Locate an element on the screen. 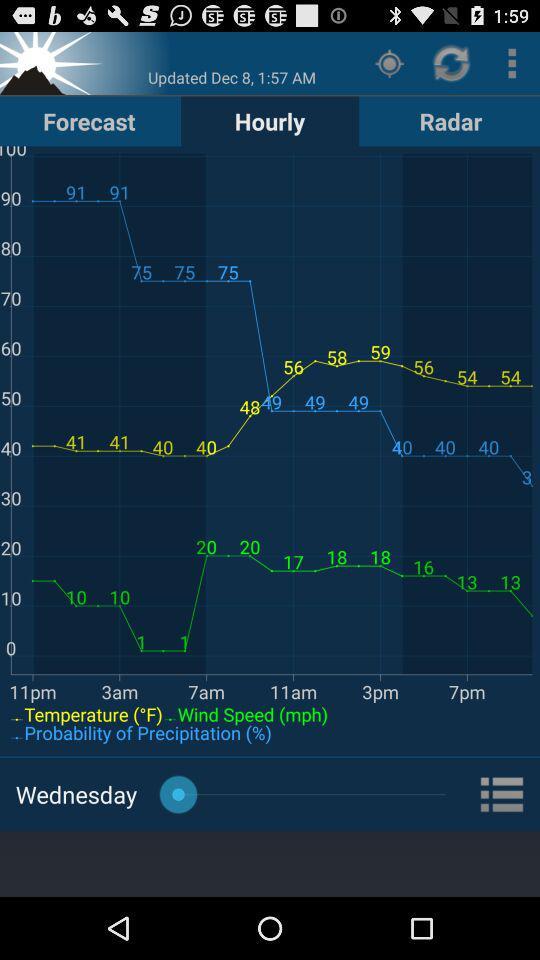  icon next to the hourly item is located at coordinates (389, 62).